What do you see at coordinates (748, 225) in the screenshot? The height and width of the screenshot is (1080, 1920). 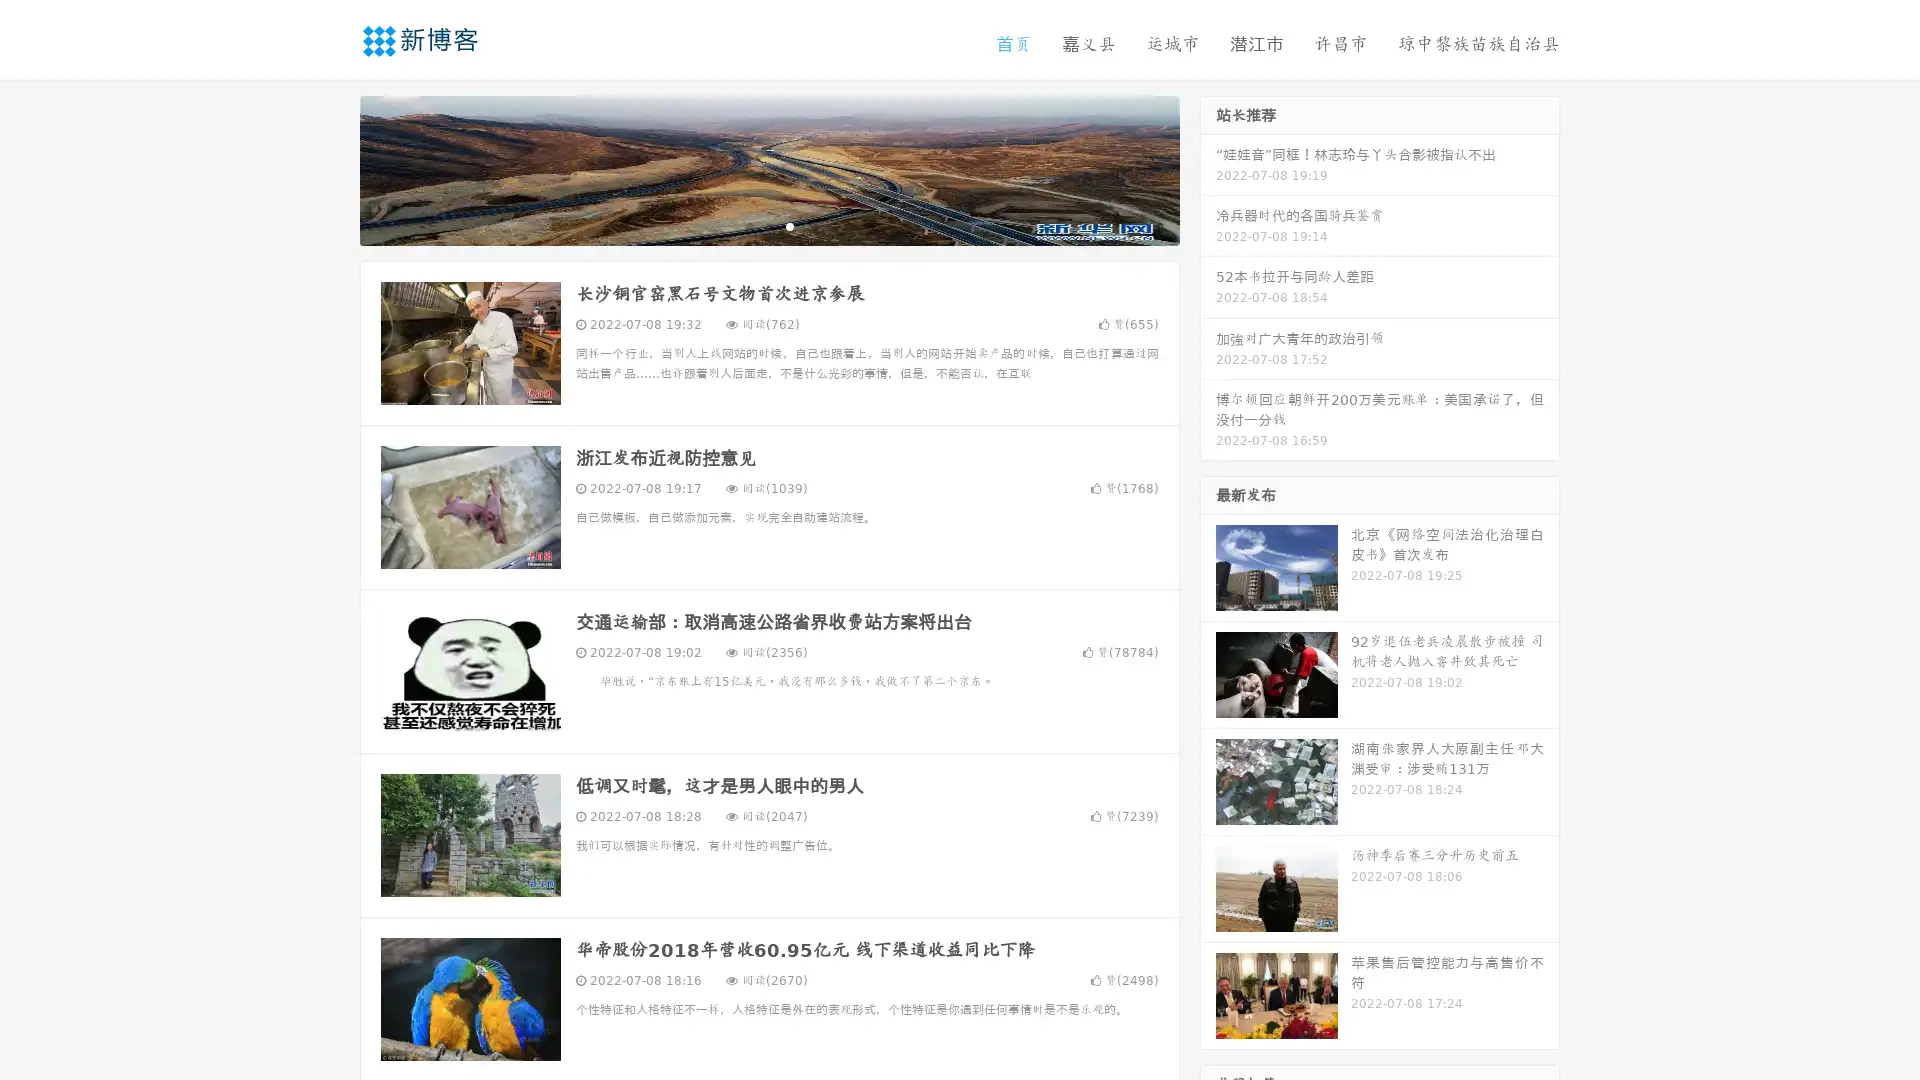 I see `Go to slide 1` at bounding box center [748, 225].